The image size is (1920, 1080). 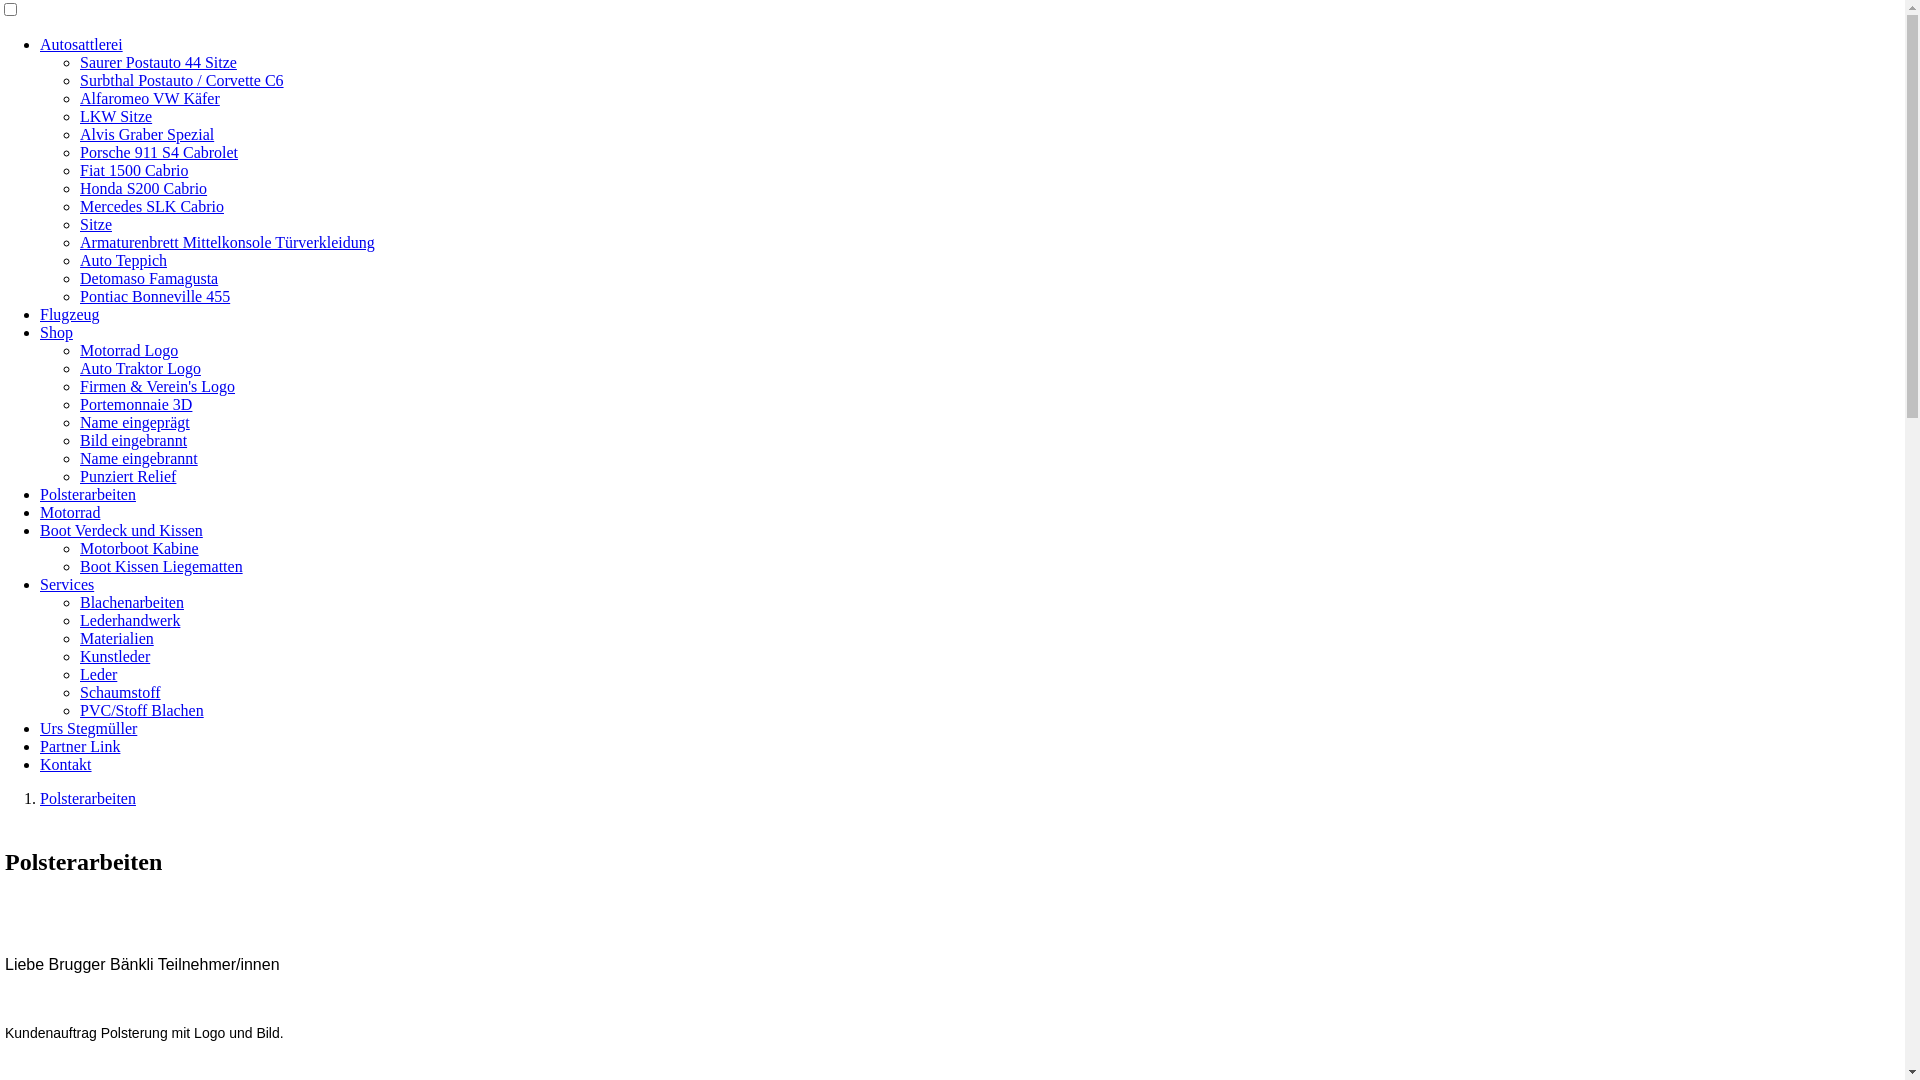 What do you see at coordinates (66, 764) in the screenshot?
I see `'Kontakt'` at bounding box center [66, 764].